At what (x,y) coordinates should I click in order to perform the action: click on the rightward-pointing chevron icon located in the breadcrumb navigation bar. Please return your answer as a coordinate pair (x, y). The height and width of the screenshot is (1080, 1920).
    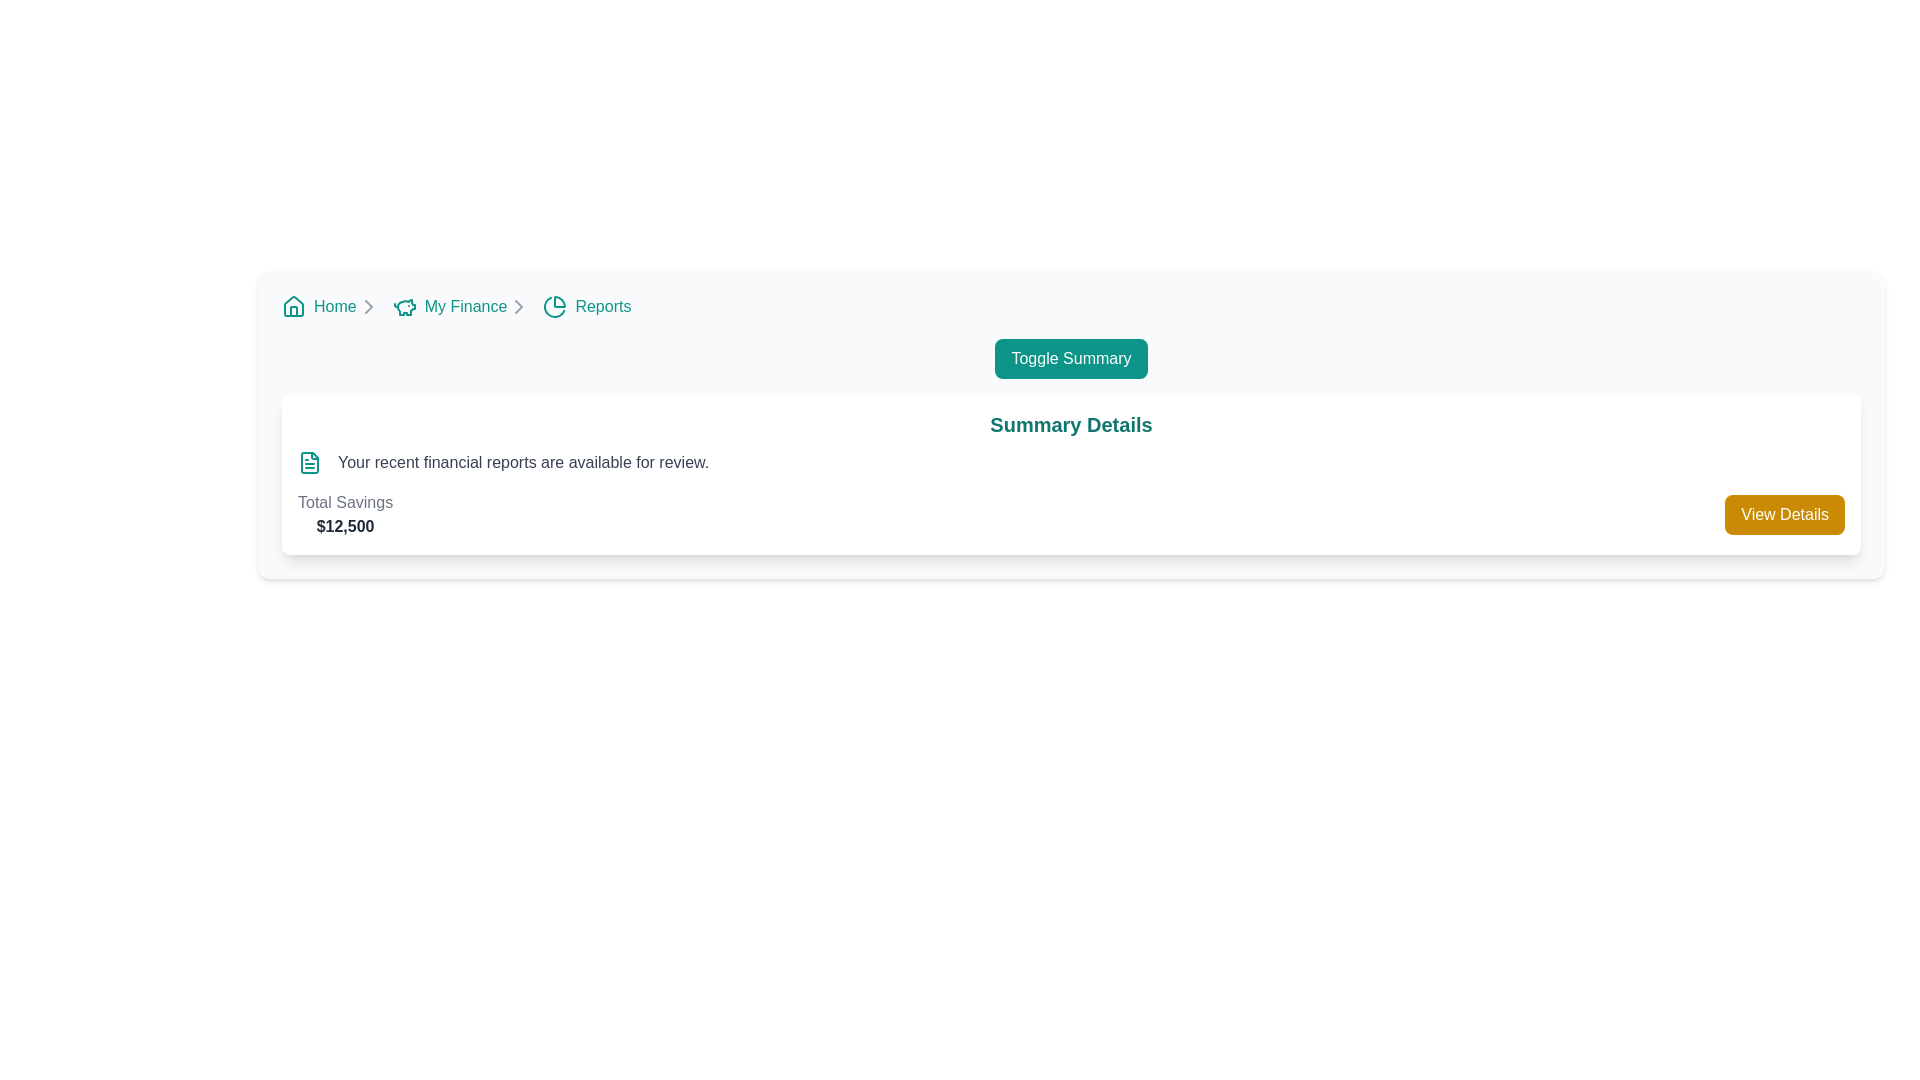
    Looking at the image, I should click on (368, 307).